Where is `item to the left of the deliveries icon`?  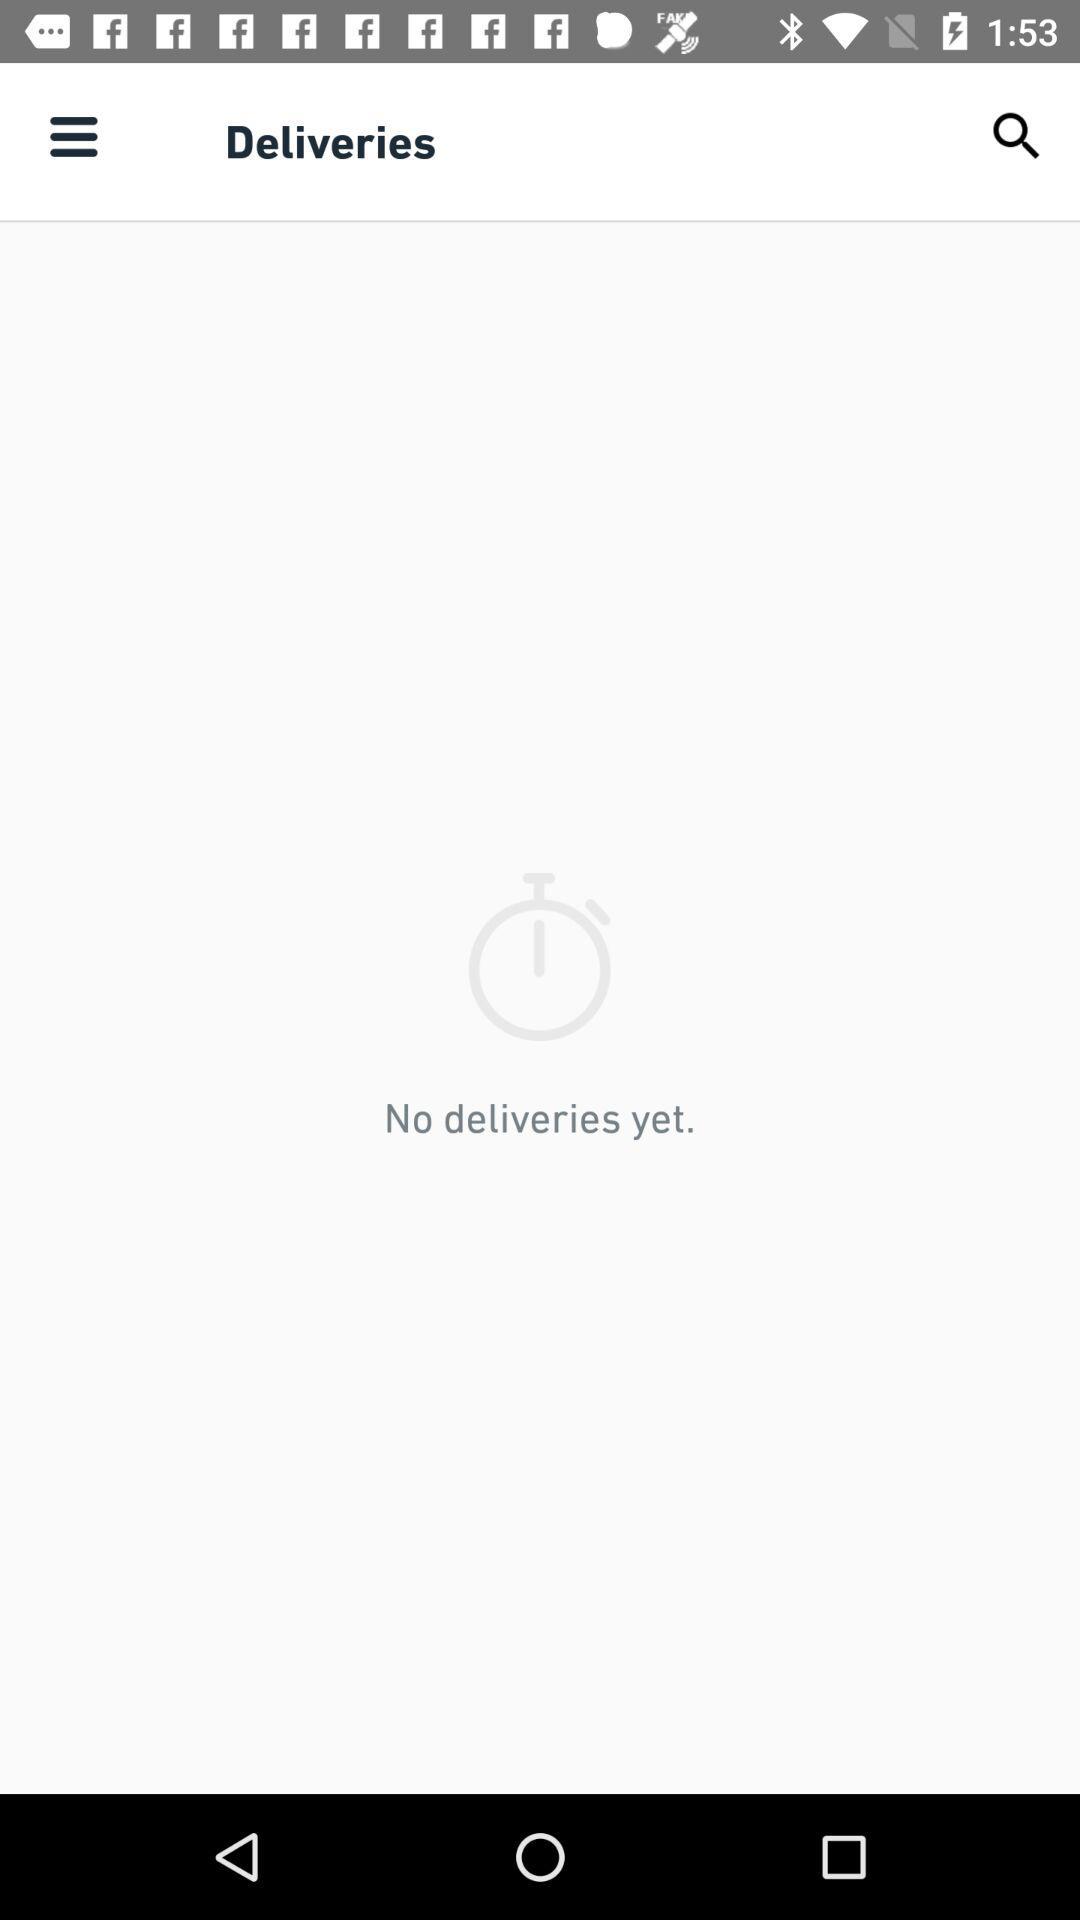 item to the left of the deliveries icon is located at coordinates (72, 135).